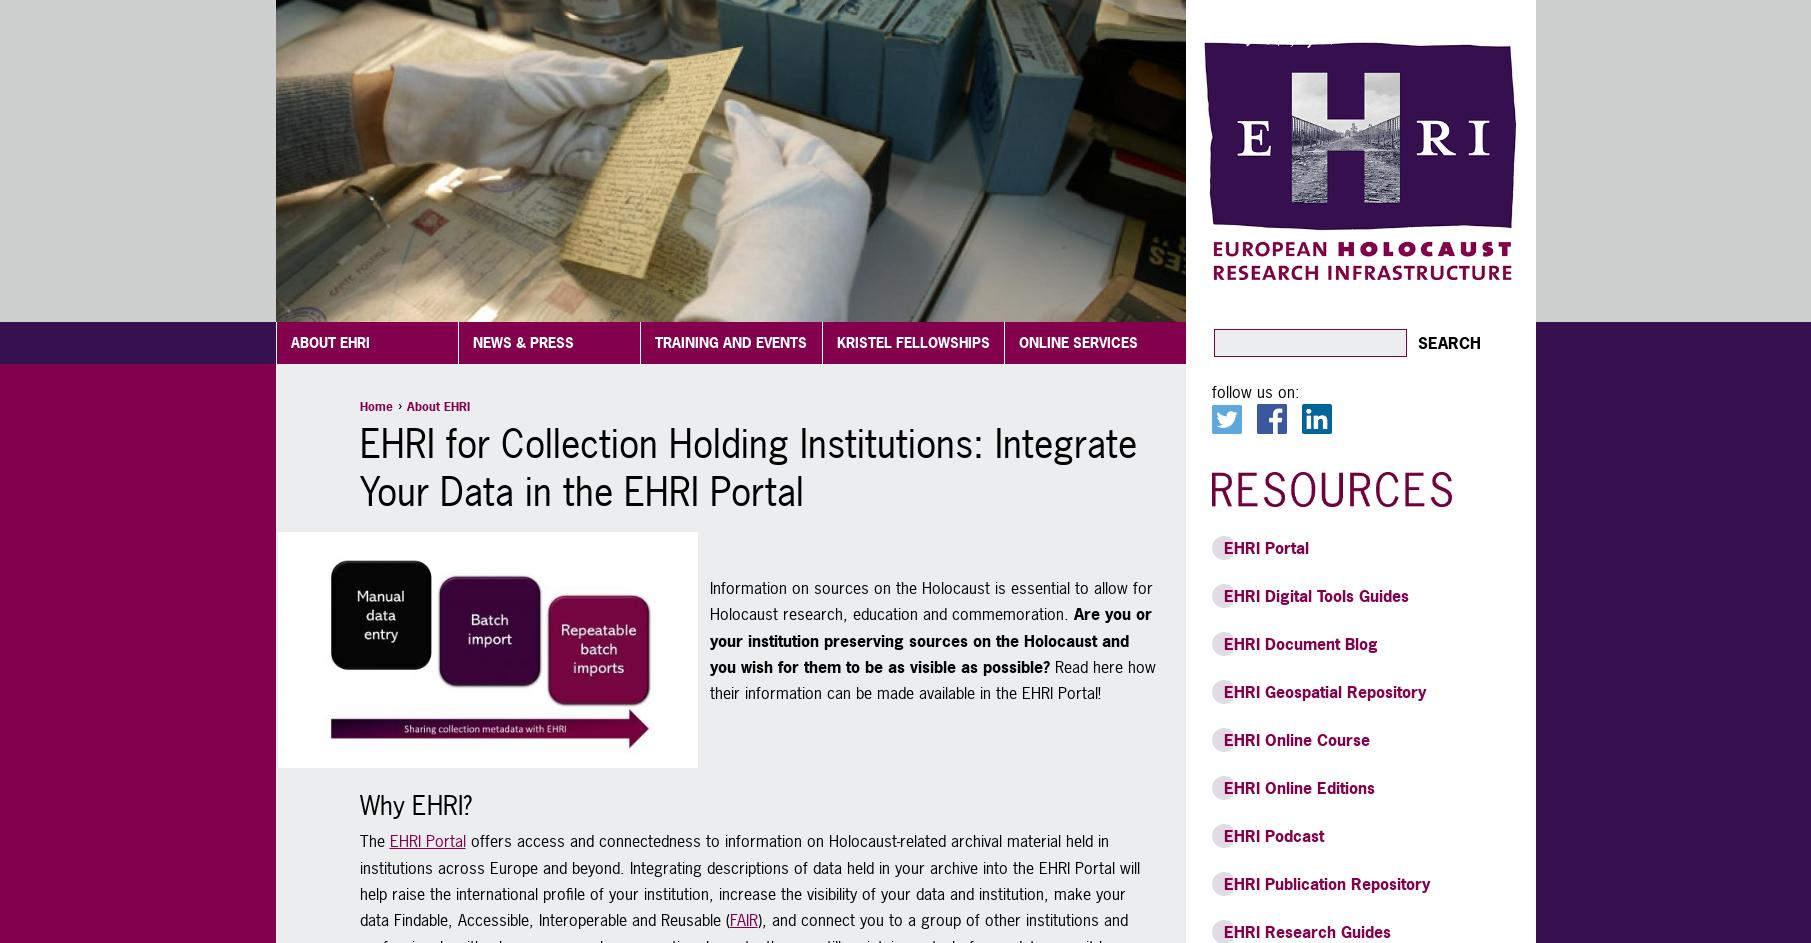 The image size is (1811, 943). Describe the element at coordinates (1325, 883) in the screenshot. I see `'EHRI Publication Repository'` at that location.